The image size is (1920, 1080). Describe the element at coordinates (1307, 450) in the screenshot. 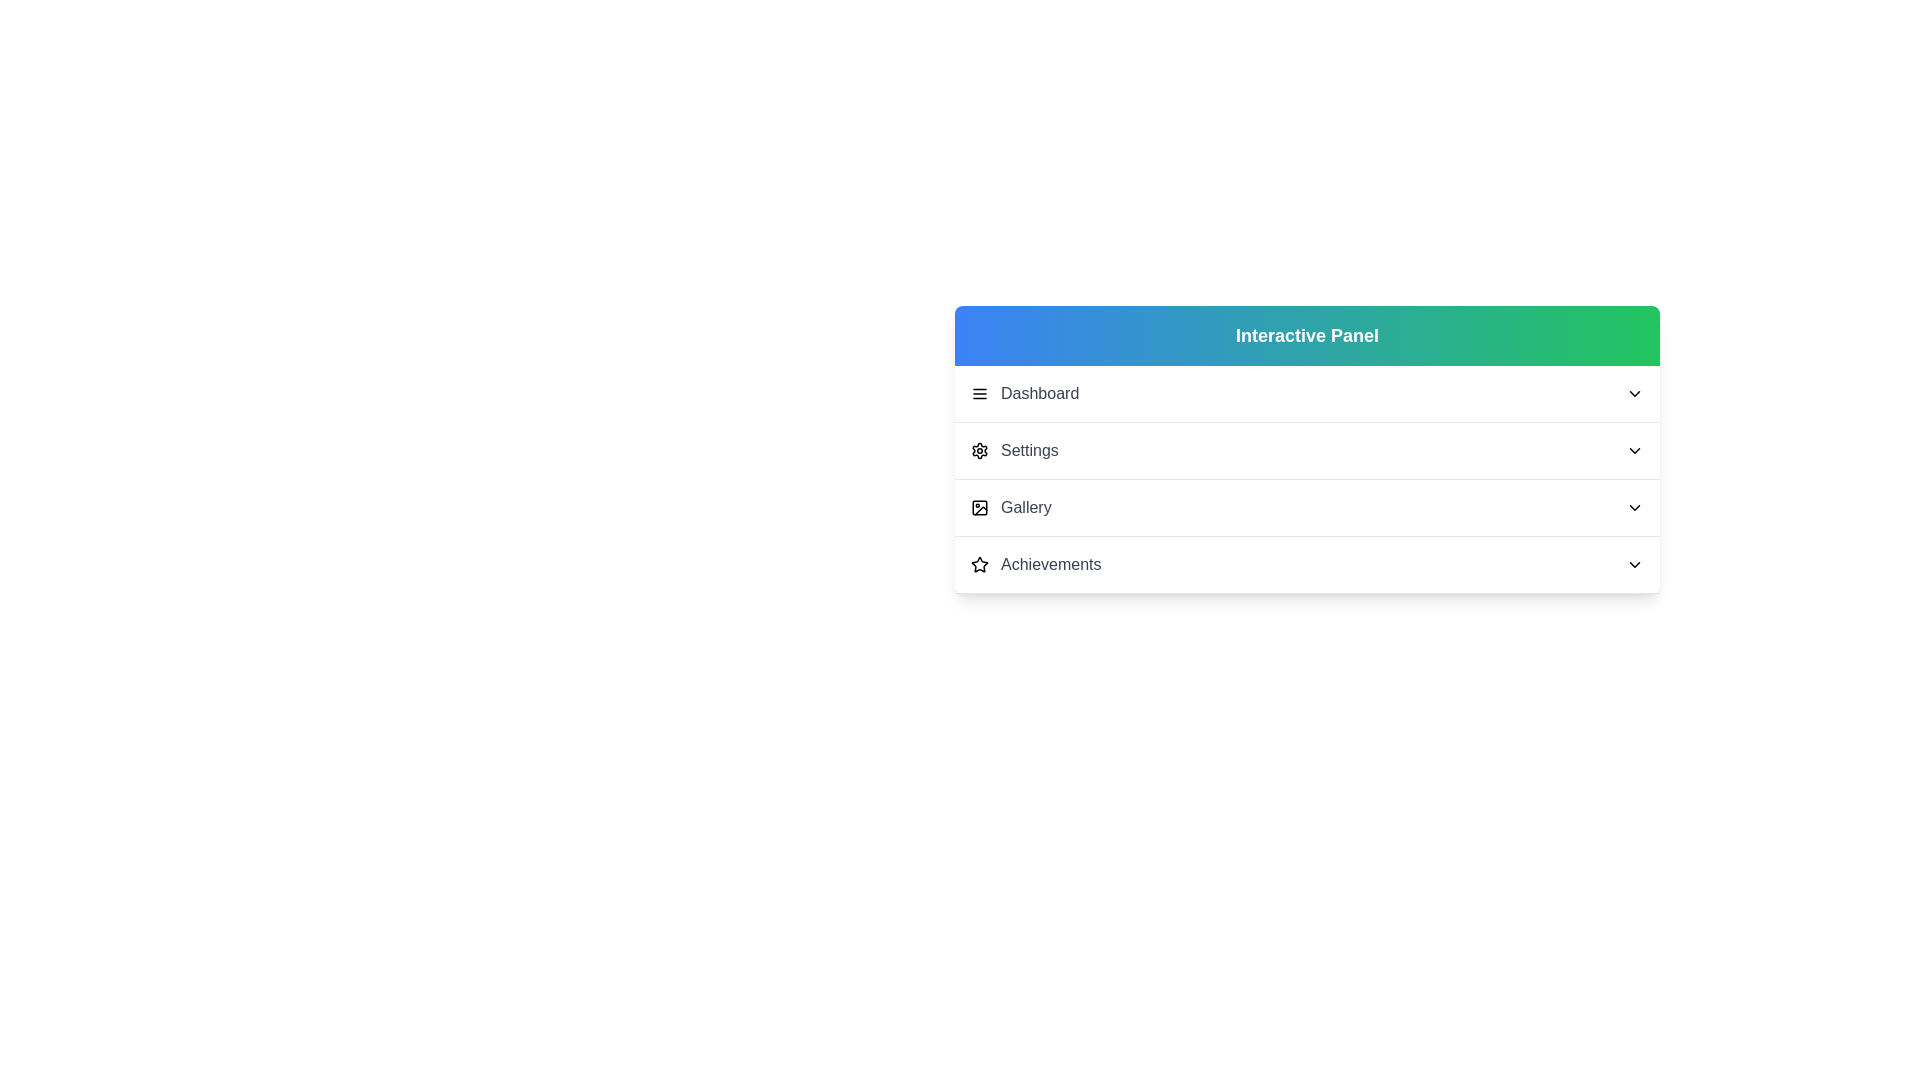

I see `the 'Settings' menu item` at that location.